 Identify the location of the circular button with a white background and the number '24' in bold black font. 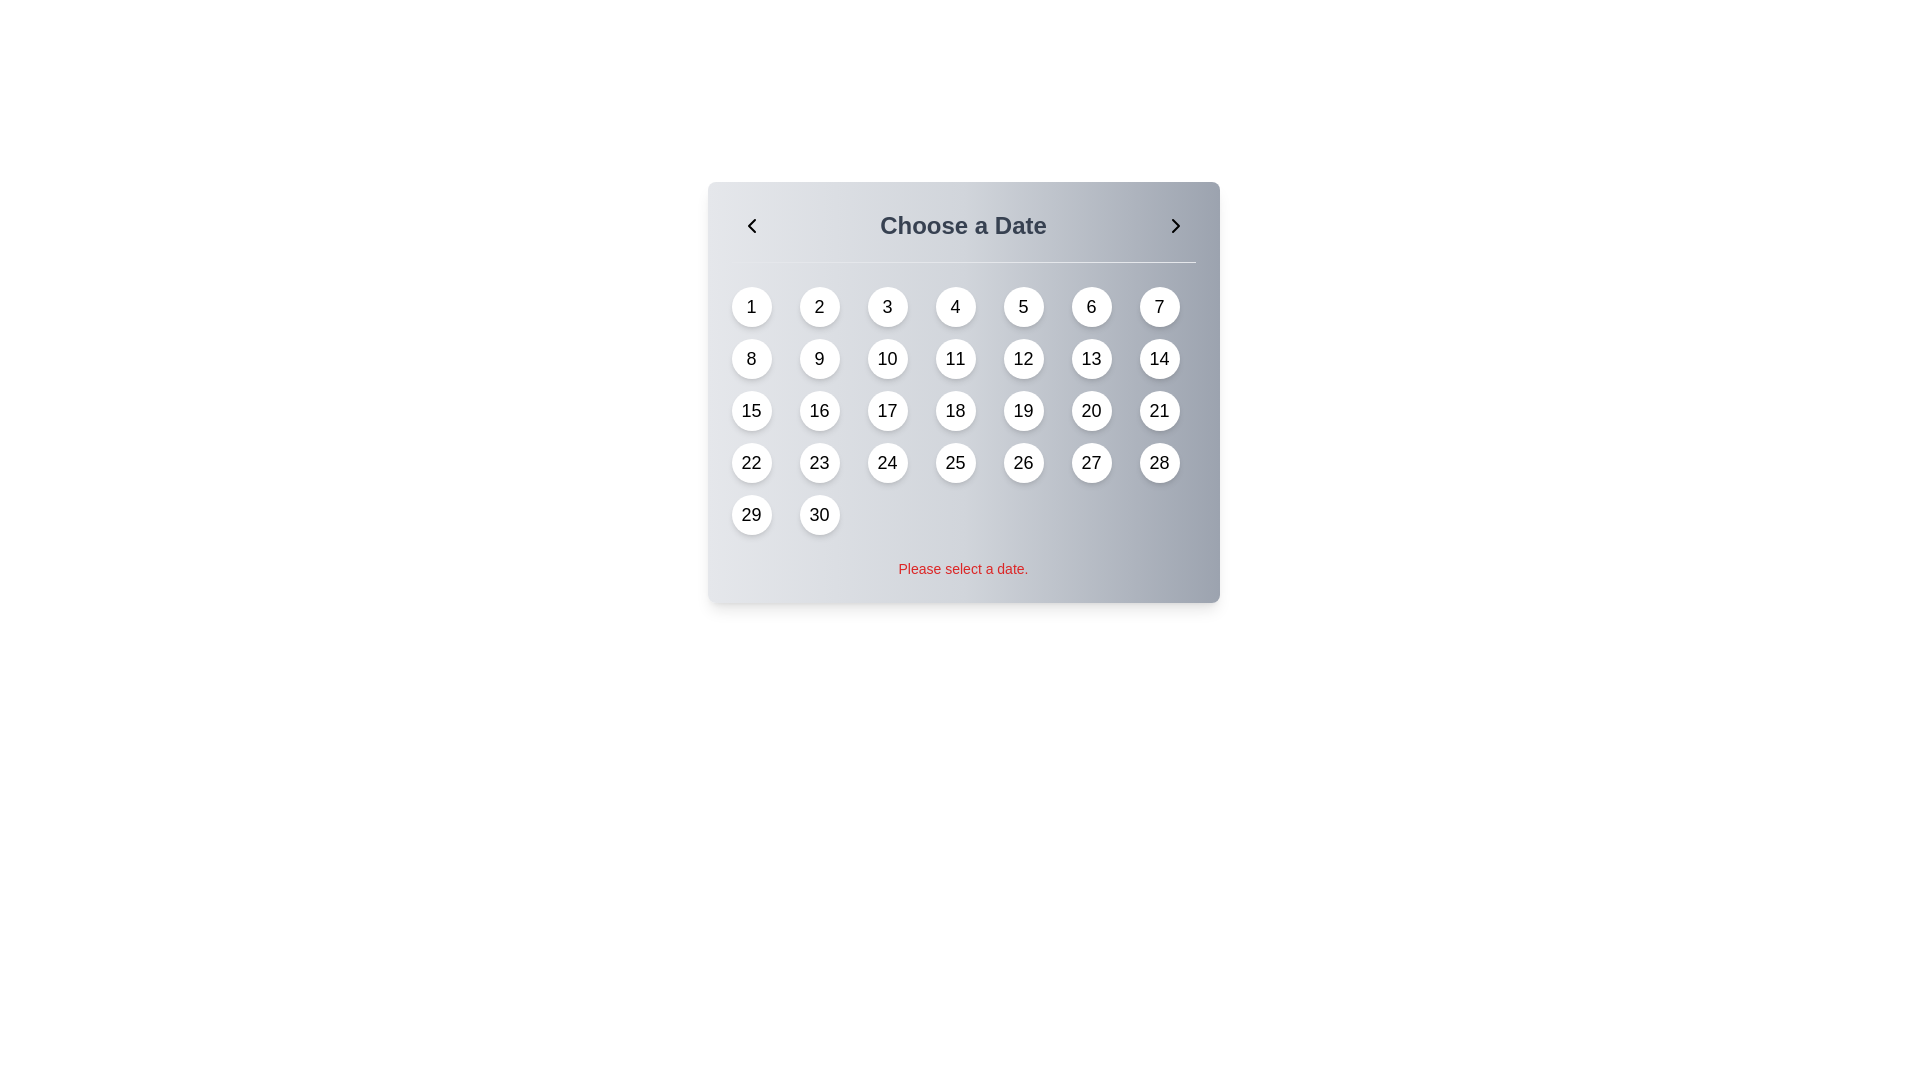
(886, 462).